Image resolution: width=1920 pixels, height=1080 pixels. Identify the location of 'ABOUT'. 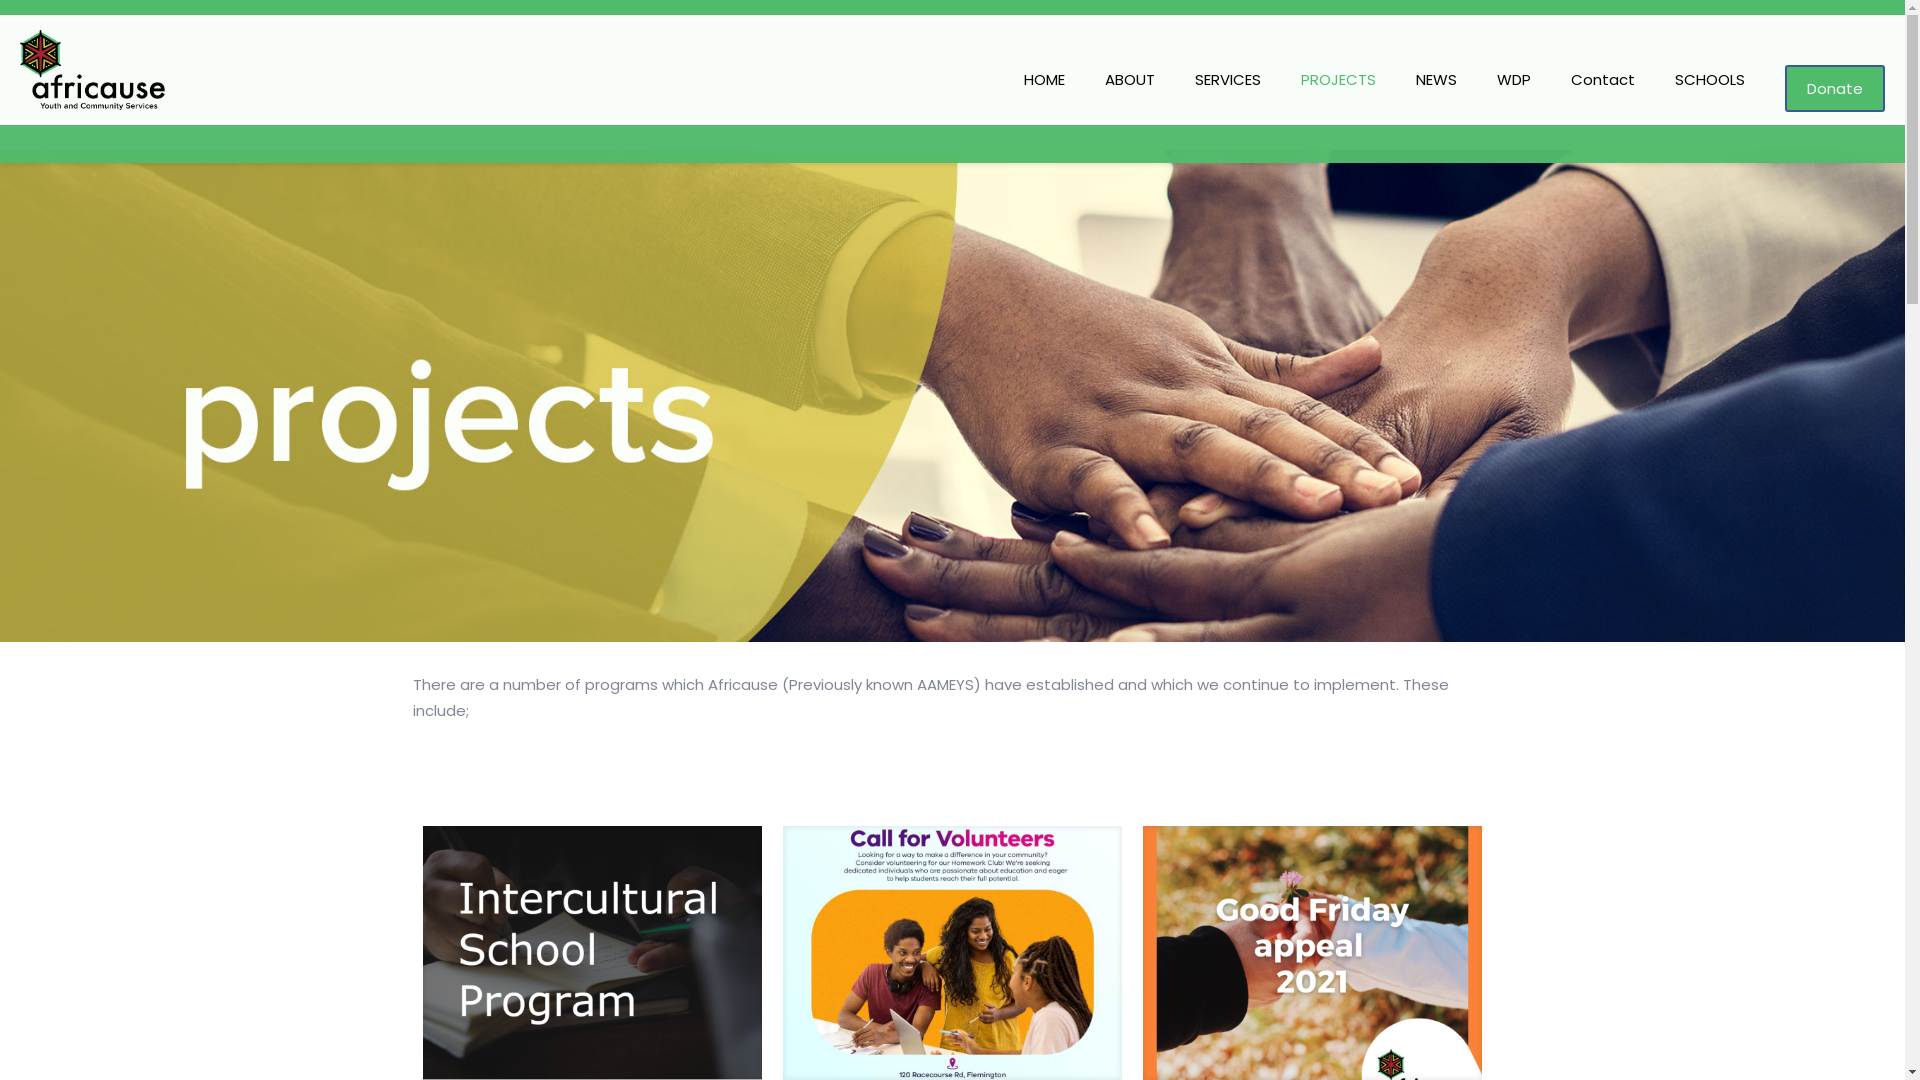
(1129, 79).